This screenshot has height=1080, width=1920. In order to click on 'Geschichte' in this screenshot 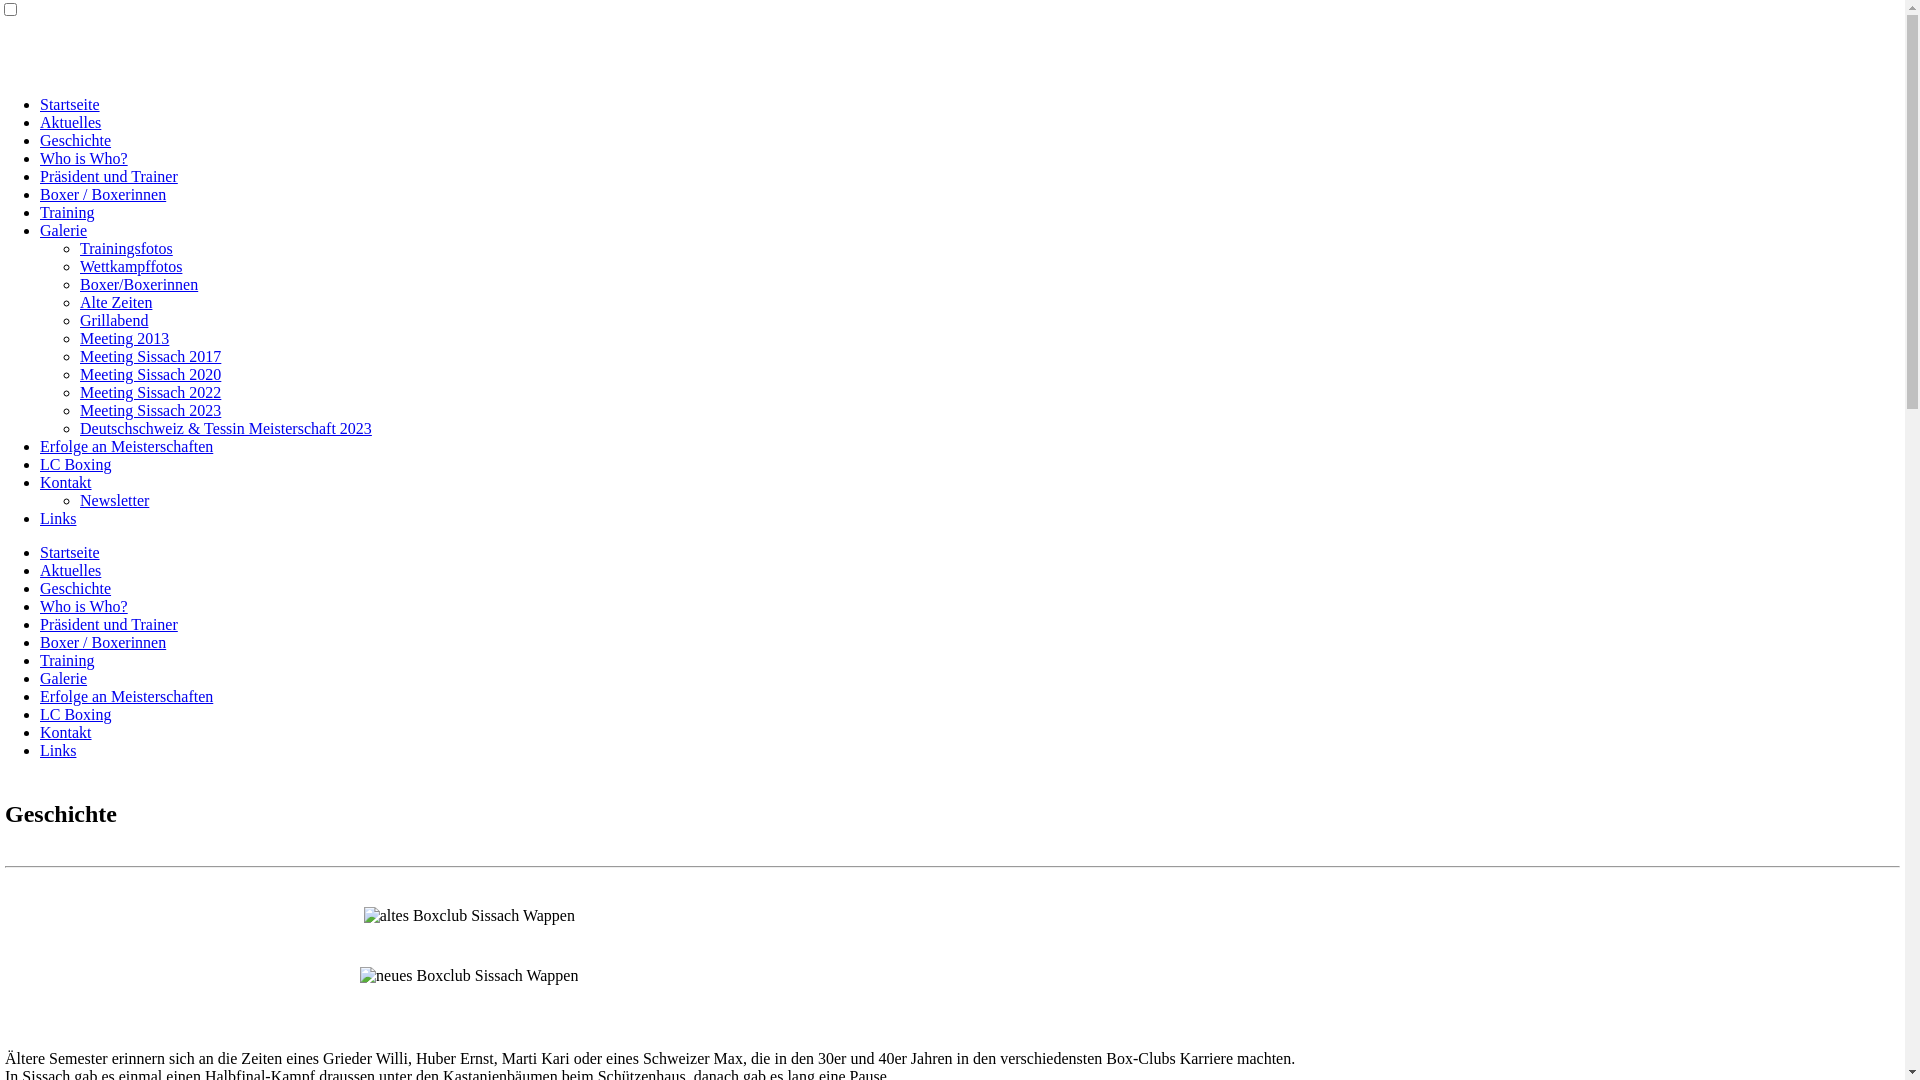, I will do `click(75, 587)`.